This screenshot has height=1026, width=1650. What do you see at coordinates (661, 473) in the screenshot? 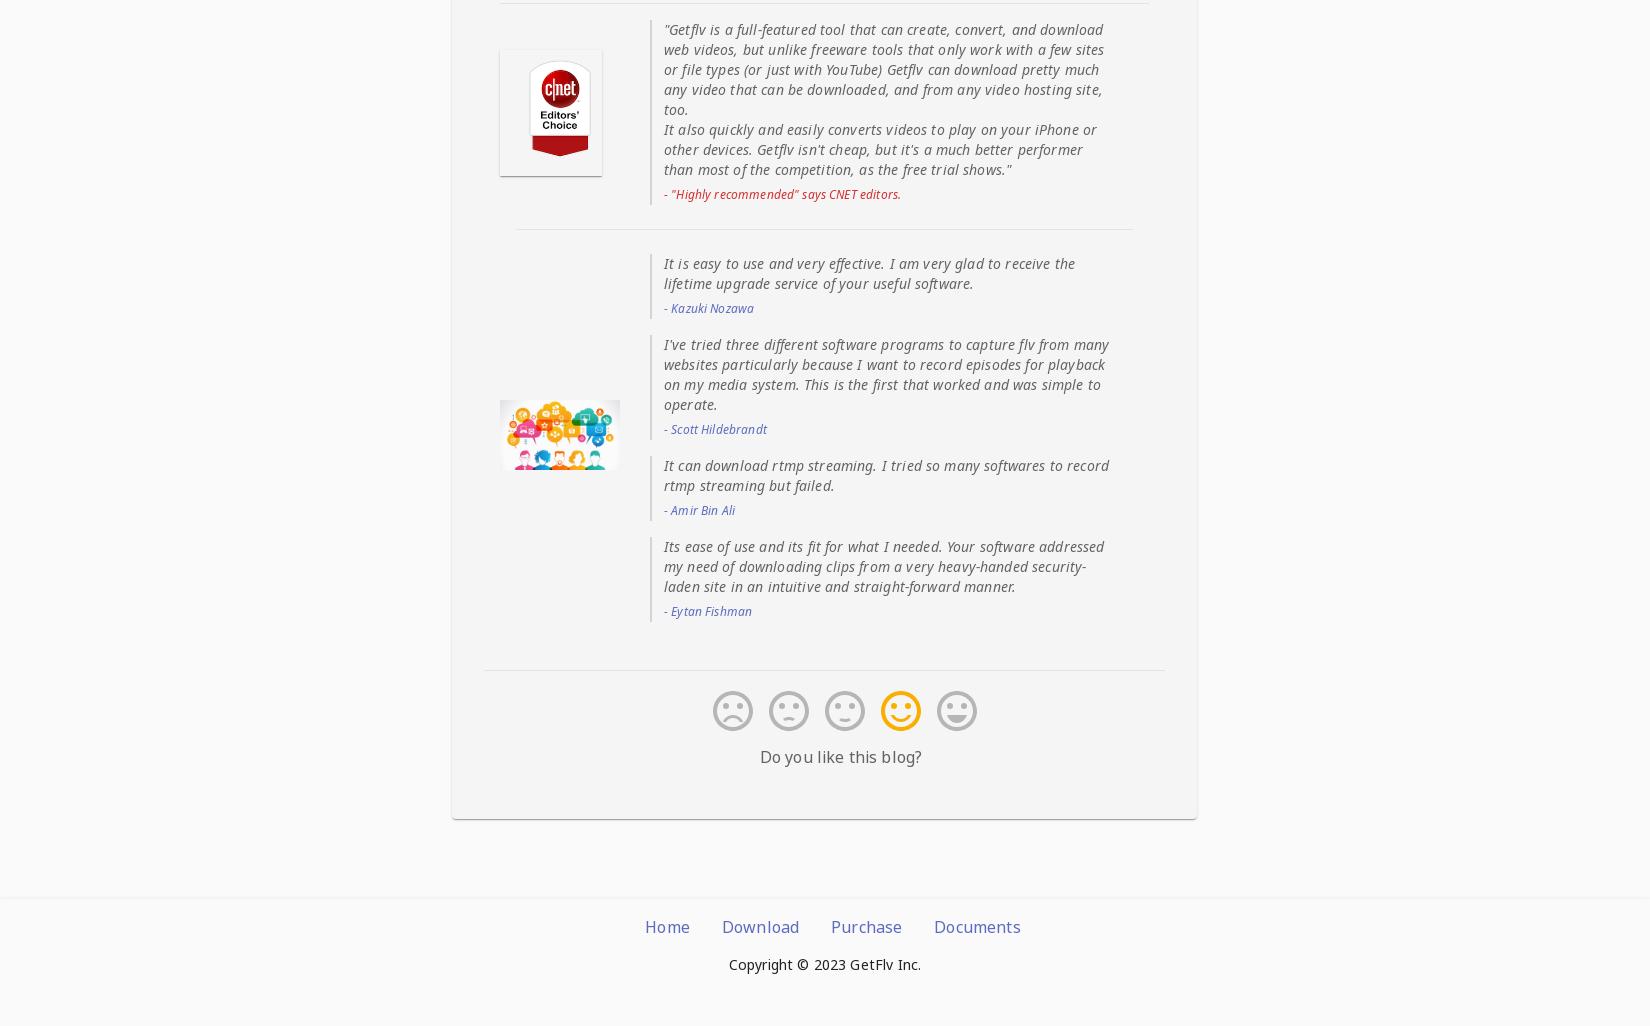
I see `'It can download rtmp streaming. I tried so many softwares to record rtmp streaming but failed.'` at bounding box center [661, 473].